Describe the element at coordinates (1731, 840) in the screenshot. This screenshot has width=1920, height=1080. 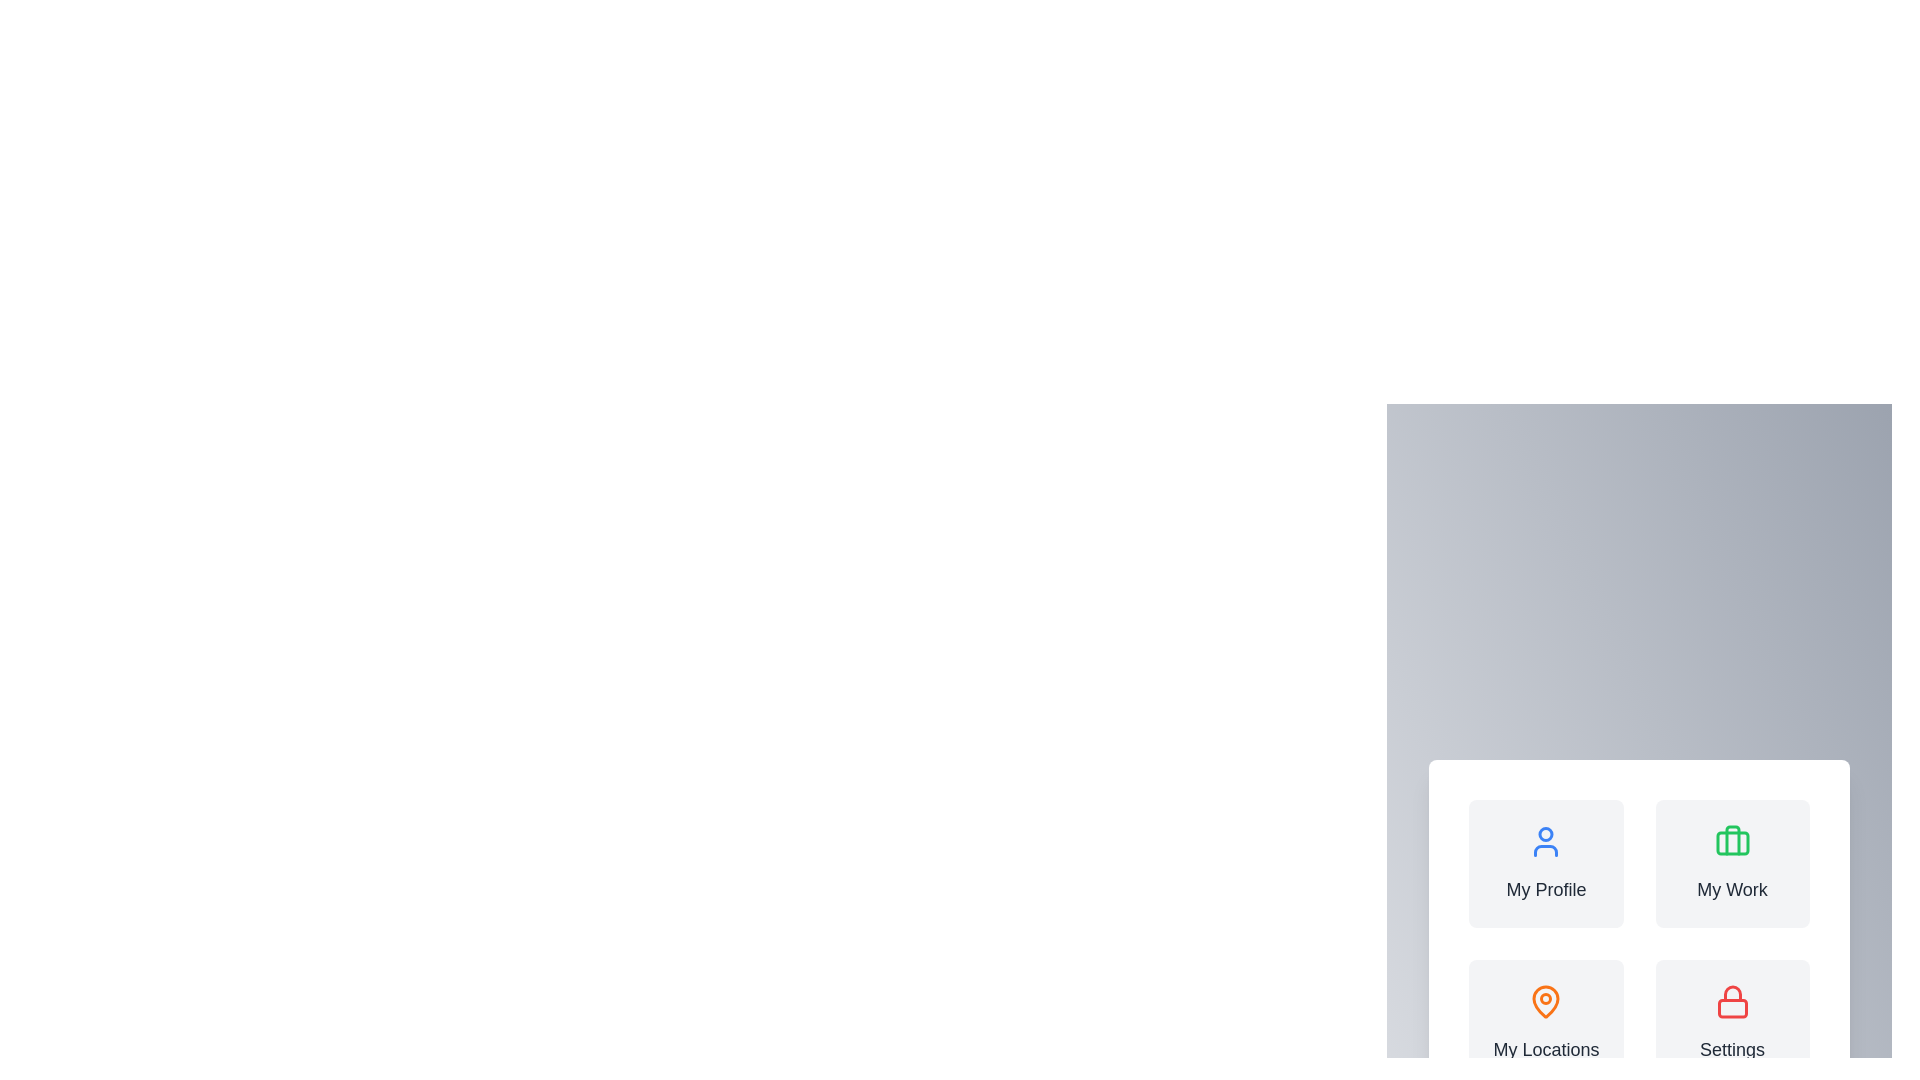
I see `the vertical center detail of the green suitcase icon in the top-right button labeled 'My Work' in the grid of four options` at that location.